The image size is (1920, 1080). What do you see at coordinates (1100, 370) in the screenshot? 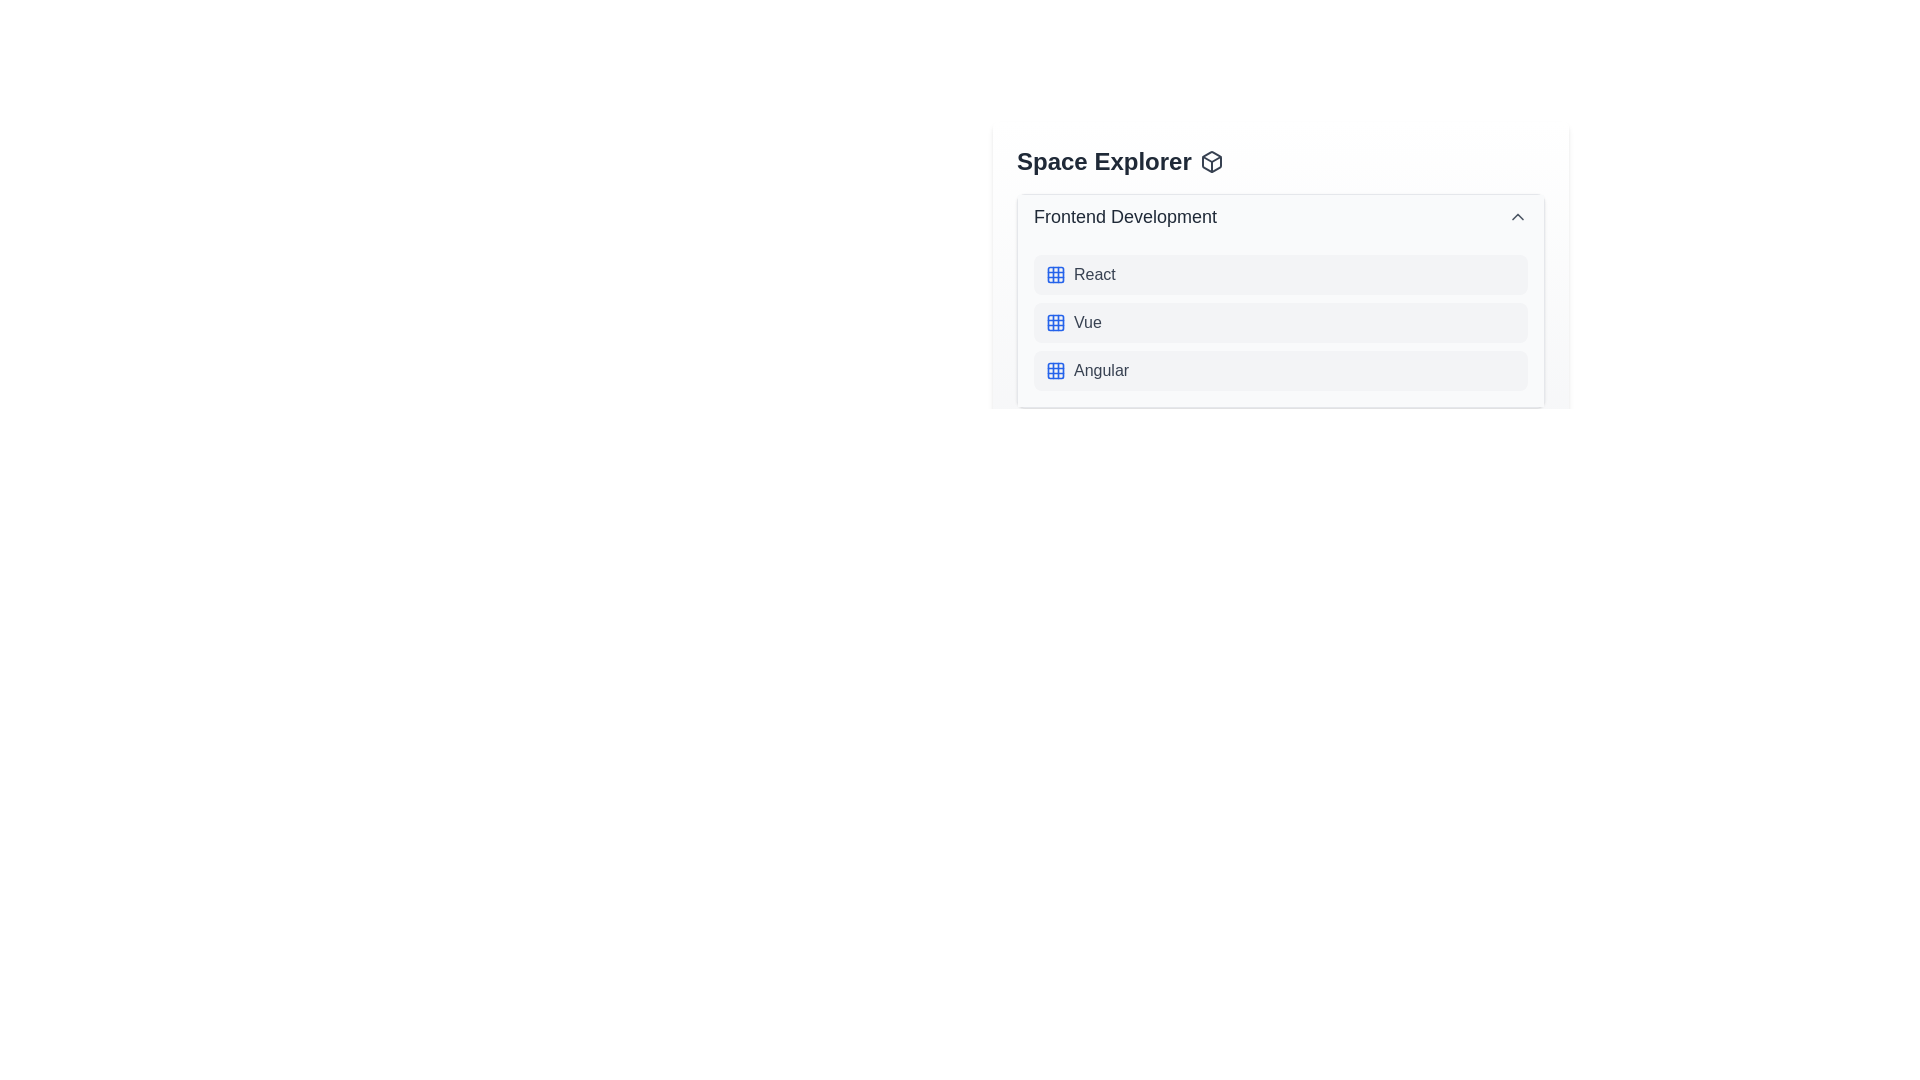
I see `text label displaying 'Angular' which is located right-aligned in the third row of the list under the 'Frontend Development' section` at bounding box center [1100, 370].